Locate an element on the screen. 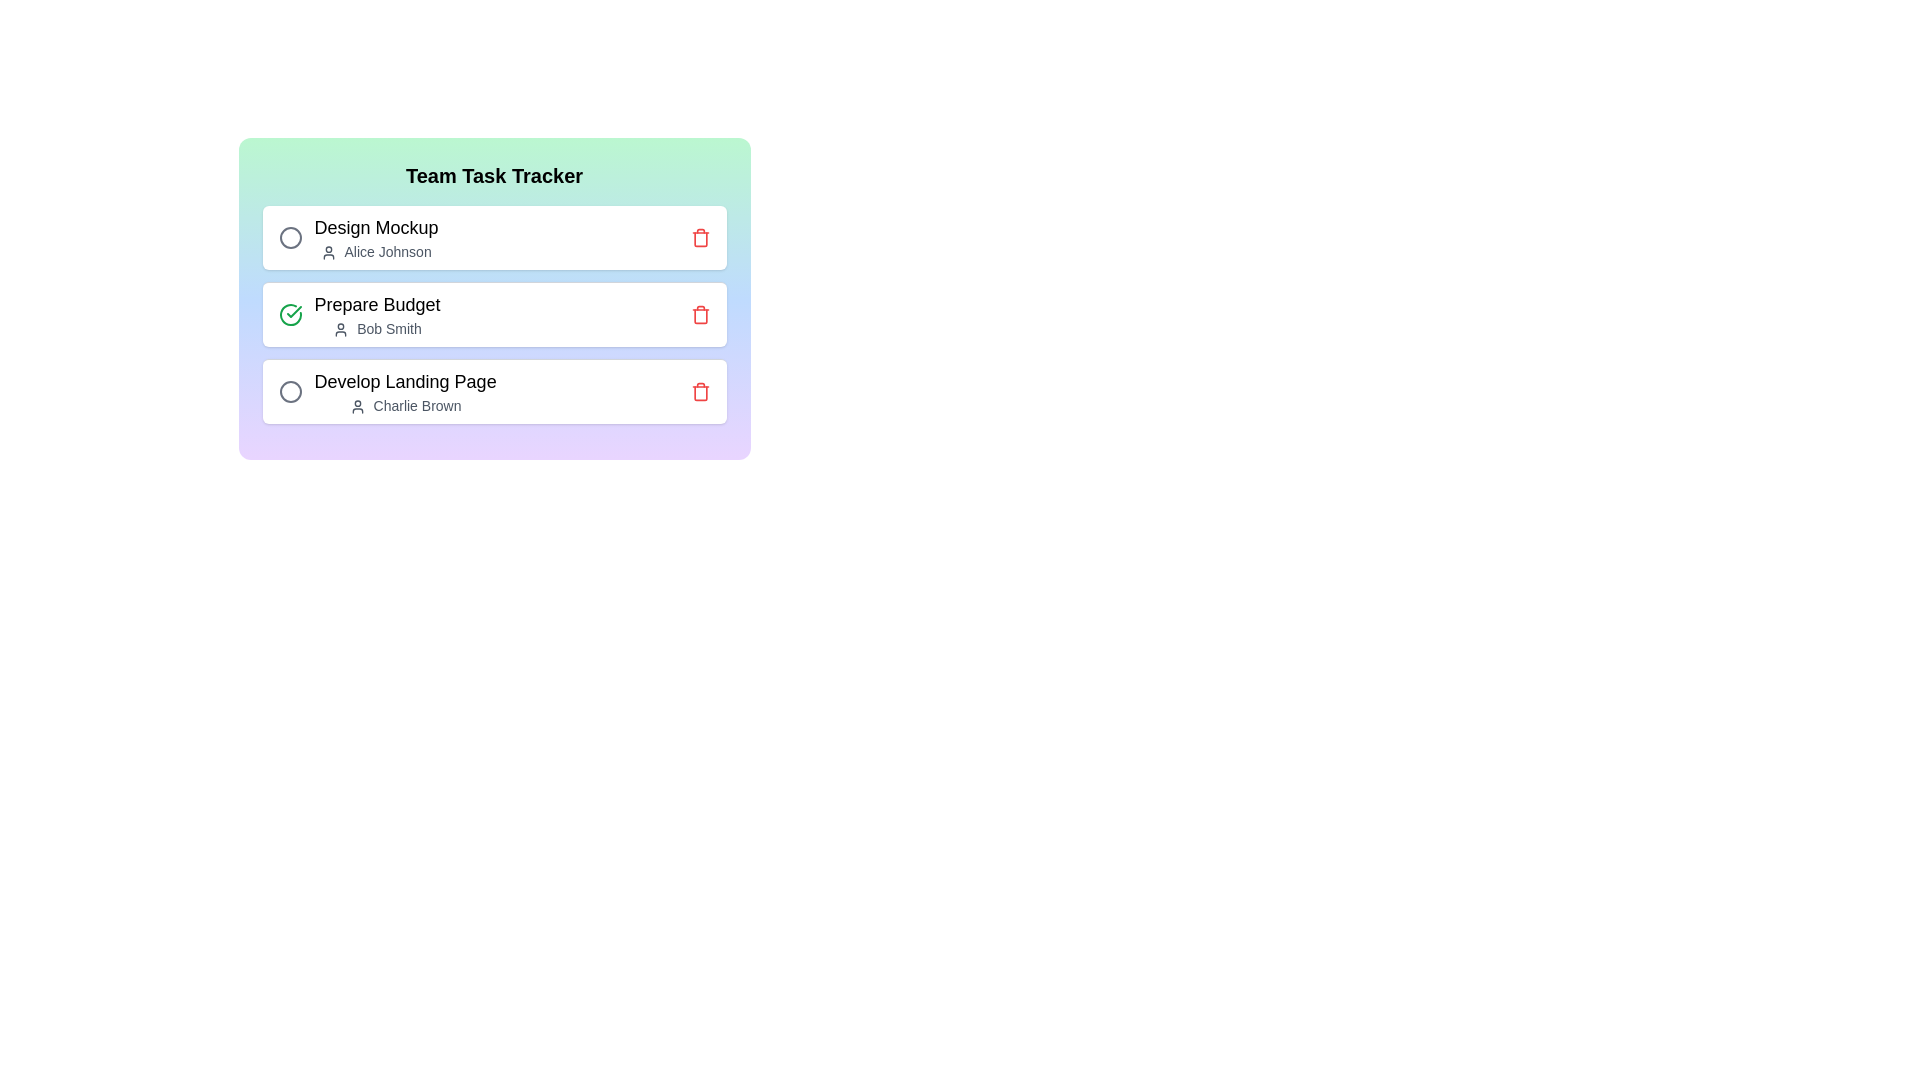  the user icon associated with Design Mockup is located at coordinates (329, 252).